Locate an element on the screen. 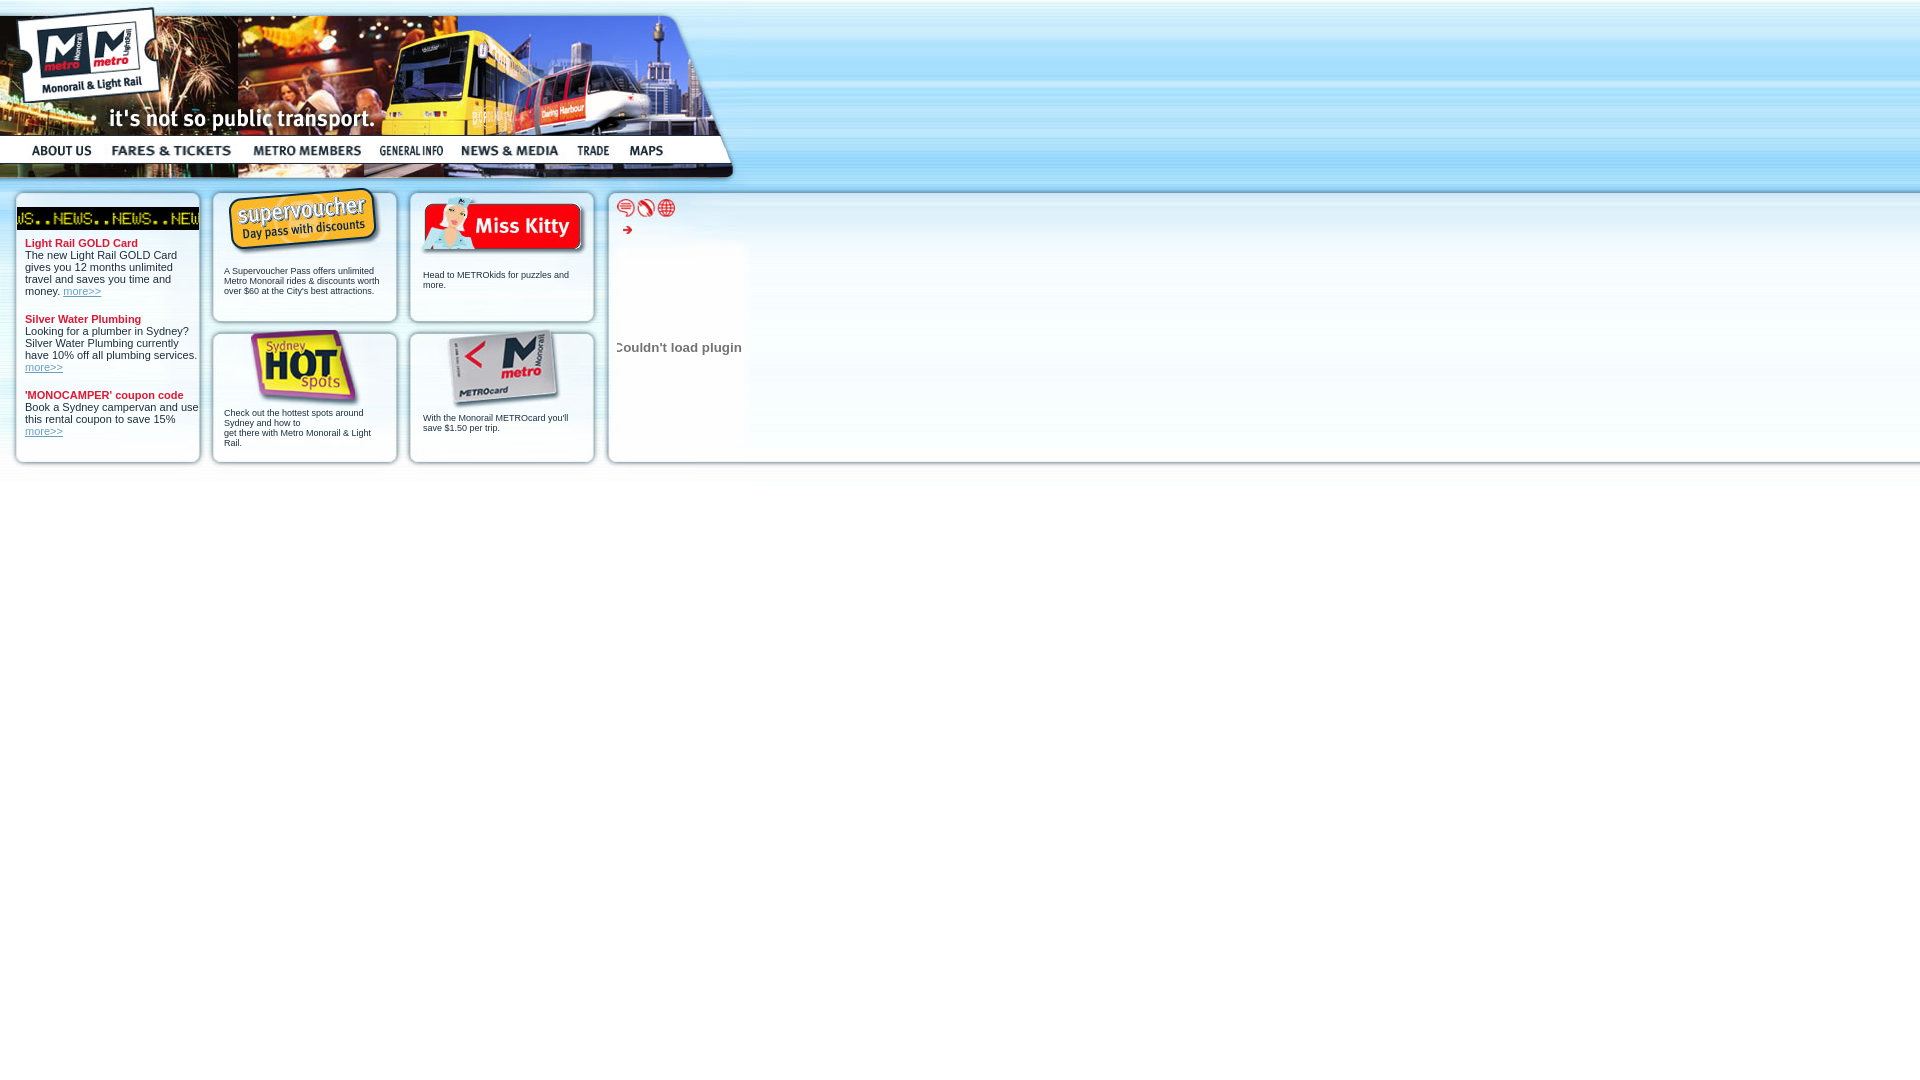  'more>>' is located at coordinates (43, 430).